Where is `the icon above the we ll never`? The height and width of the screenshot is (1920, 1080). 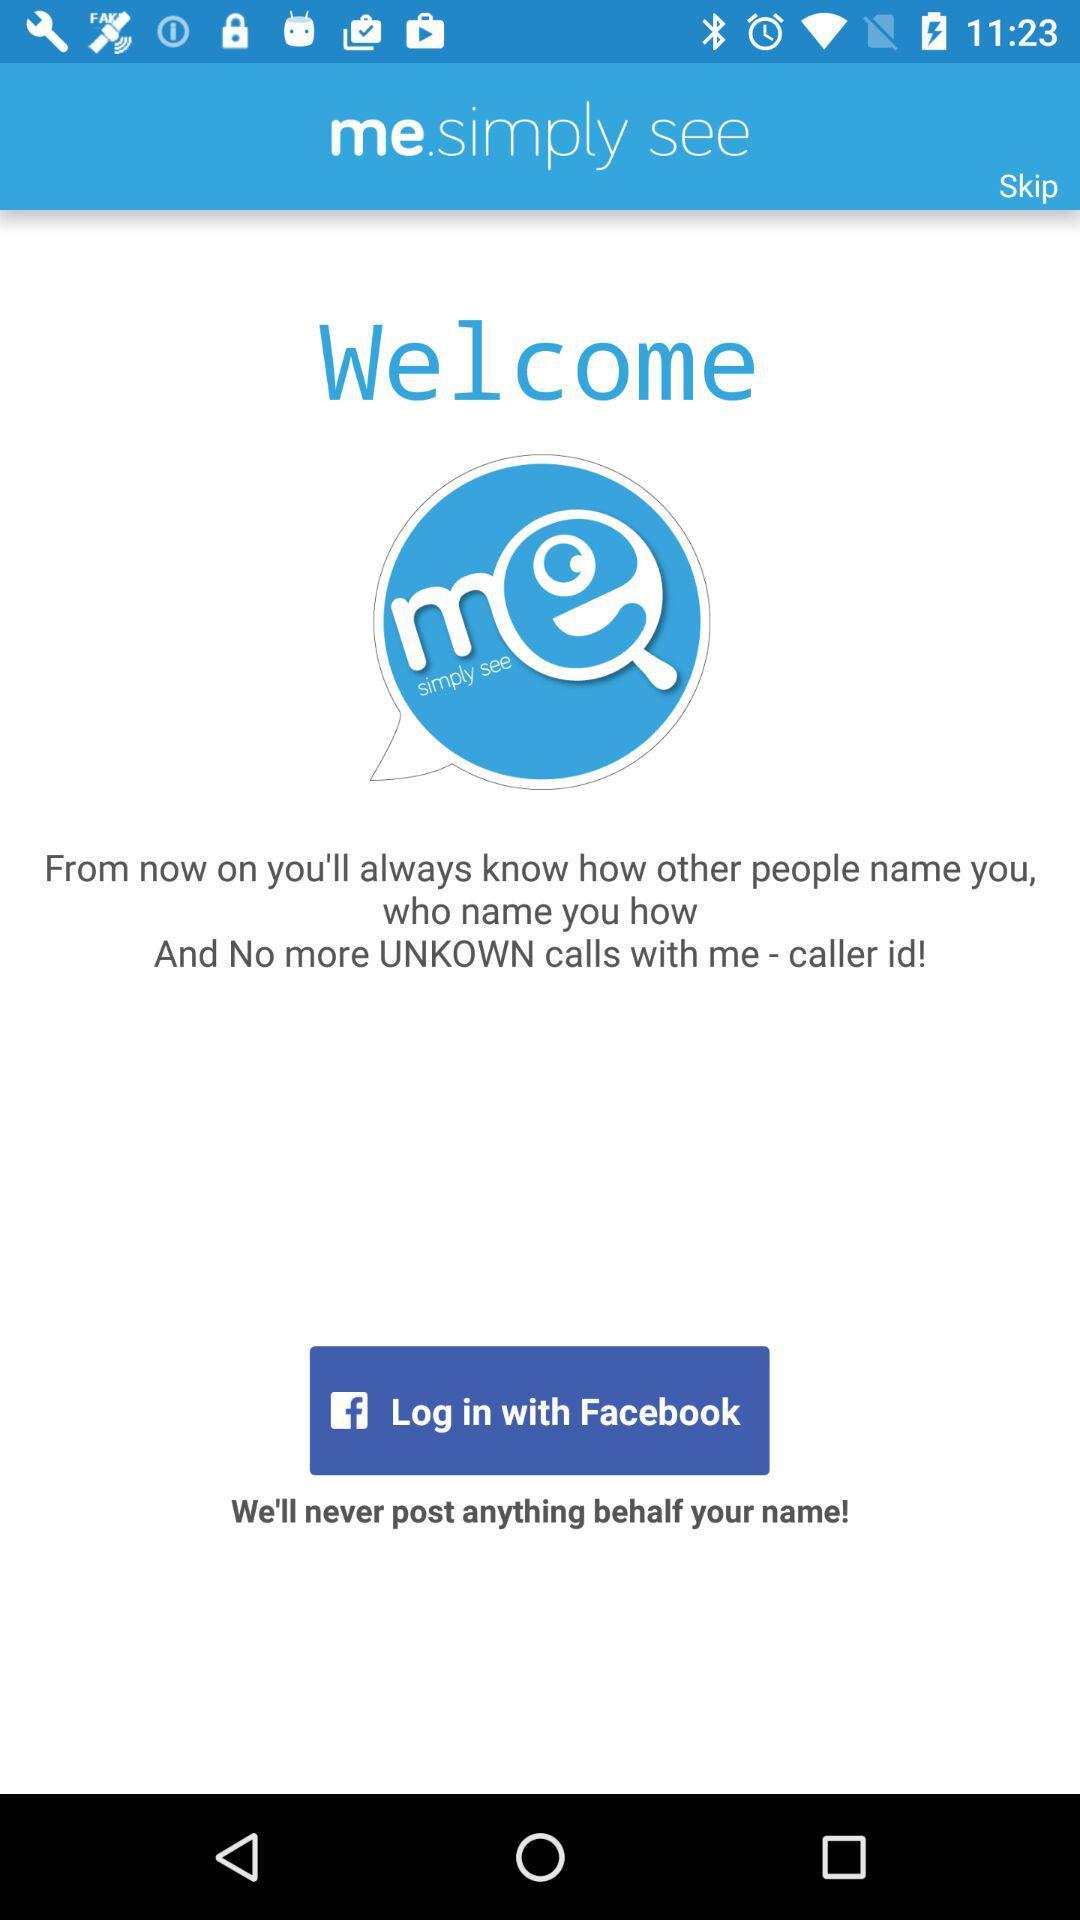 the icon above the we ll never is located at coordinates (538, 1409).